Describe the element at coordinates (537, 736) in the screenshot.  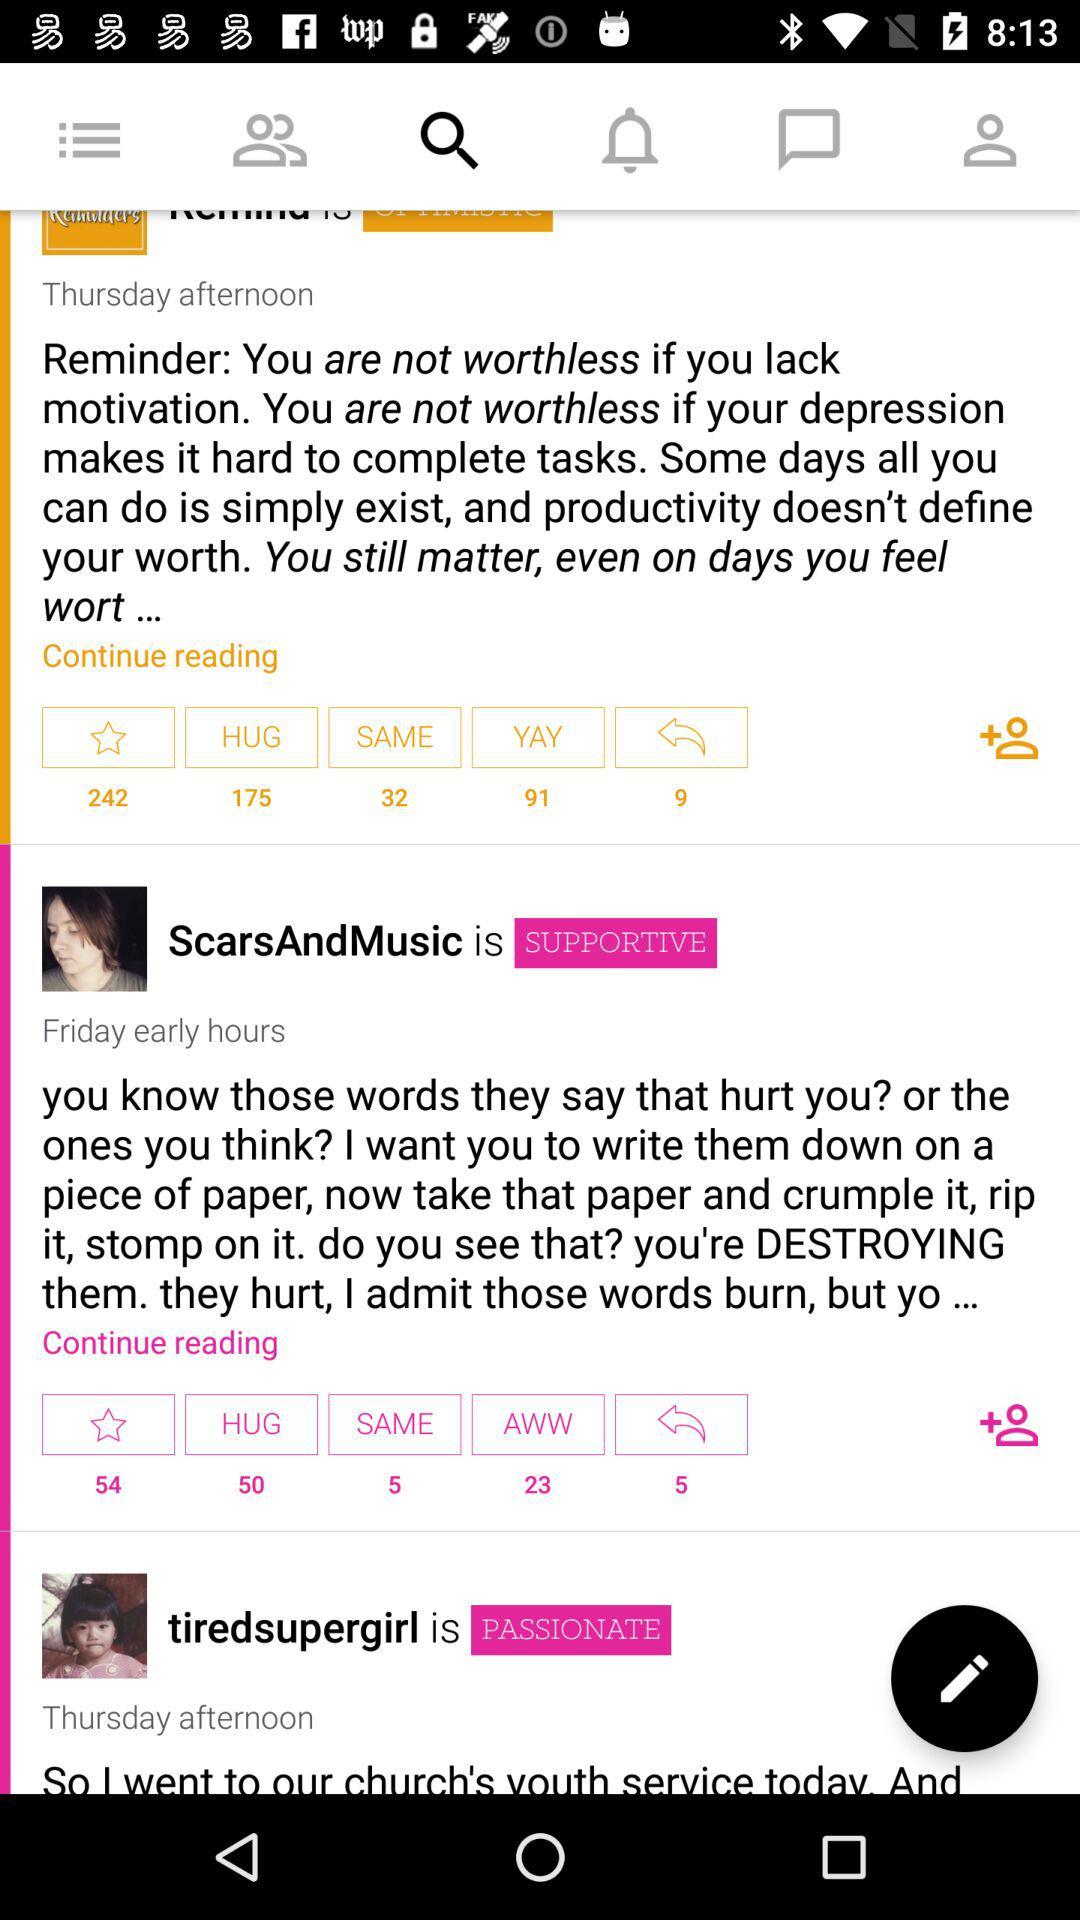
I see `the app next to same` at that location.